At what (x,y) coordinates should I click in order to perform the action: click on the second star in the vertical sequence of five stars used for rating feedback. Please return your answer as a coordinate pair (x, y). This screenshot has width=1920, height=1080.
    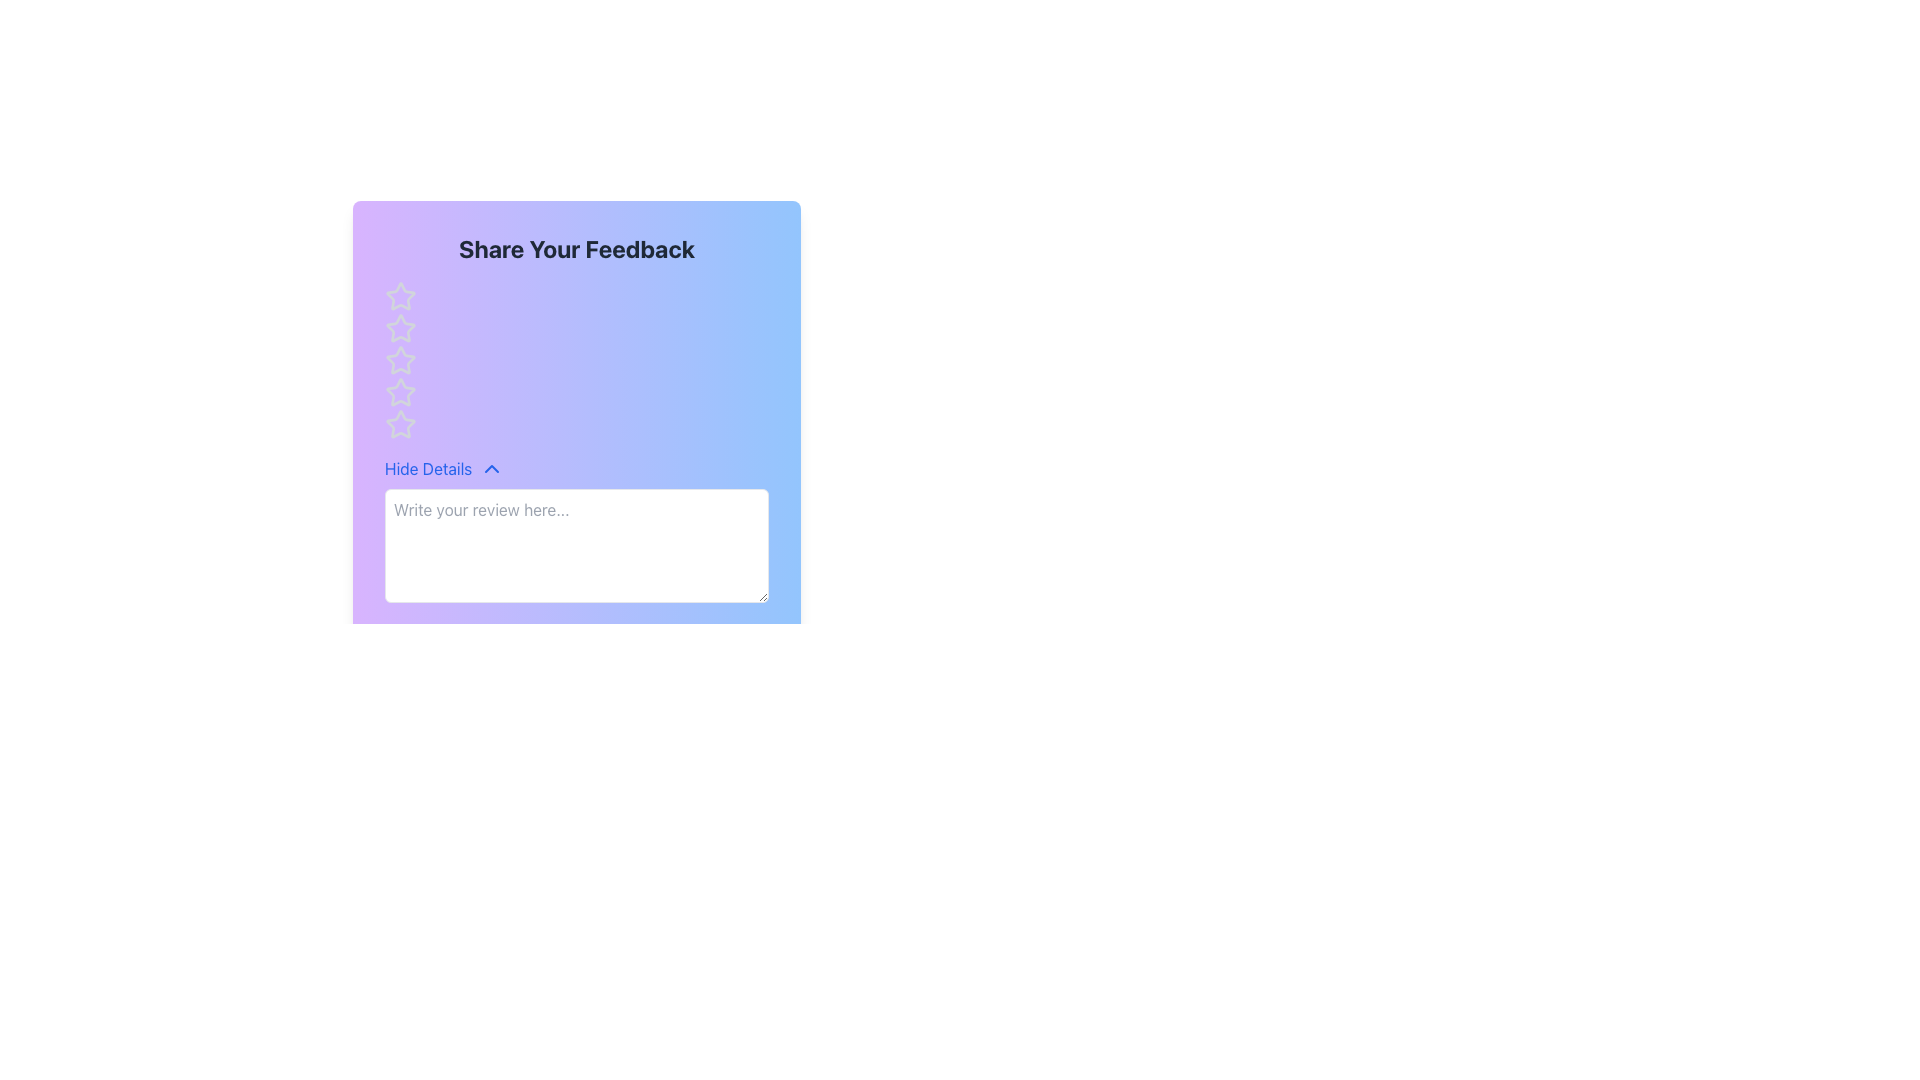
    Looking at the image, I should click on (400, 327).